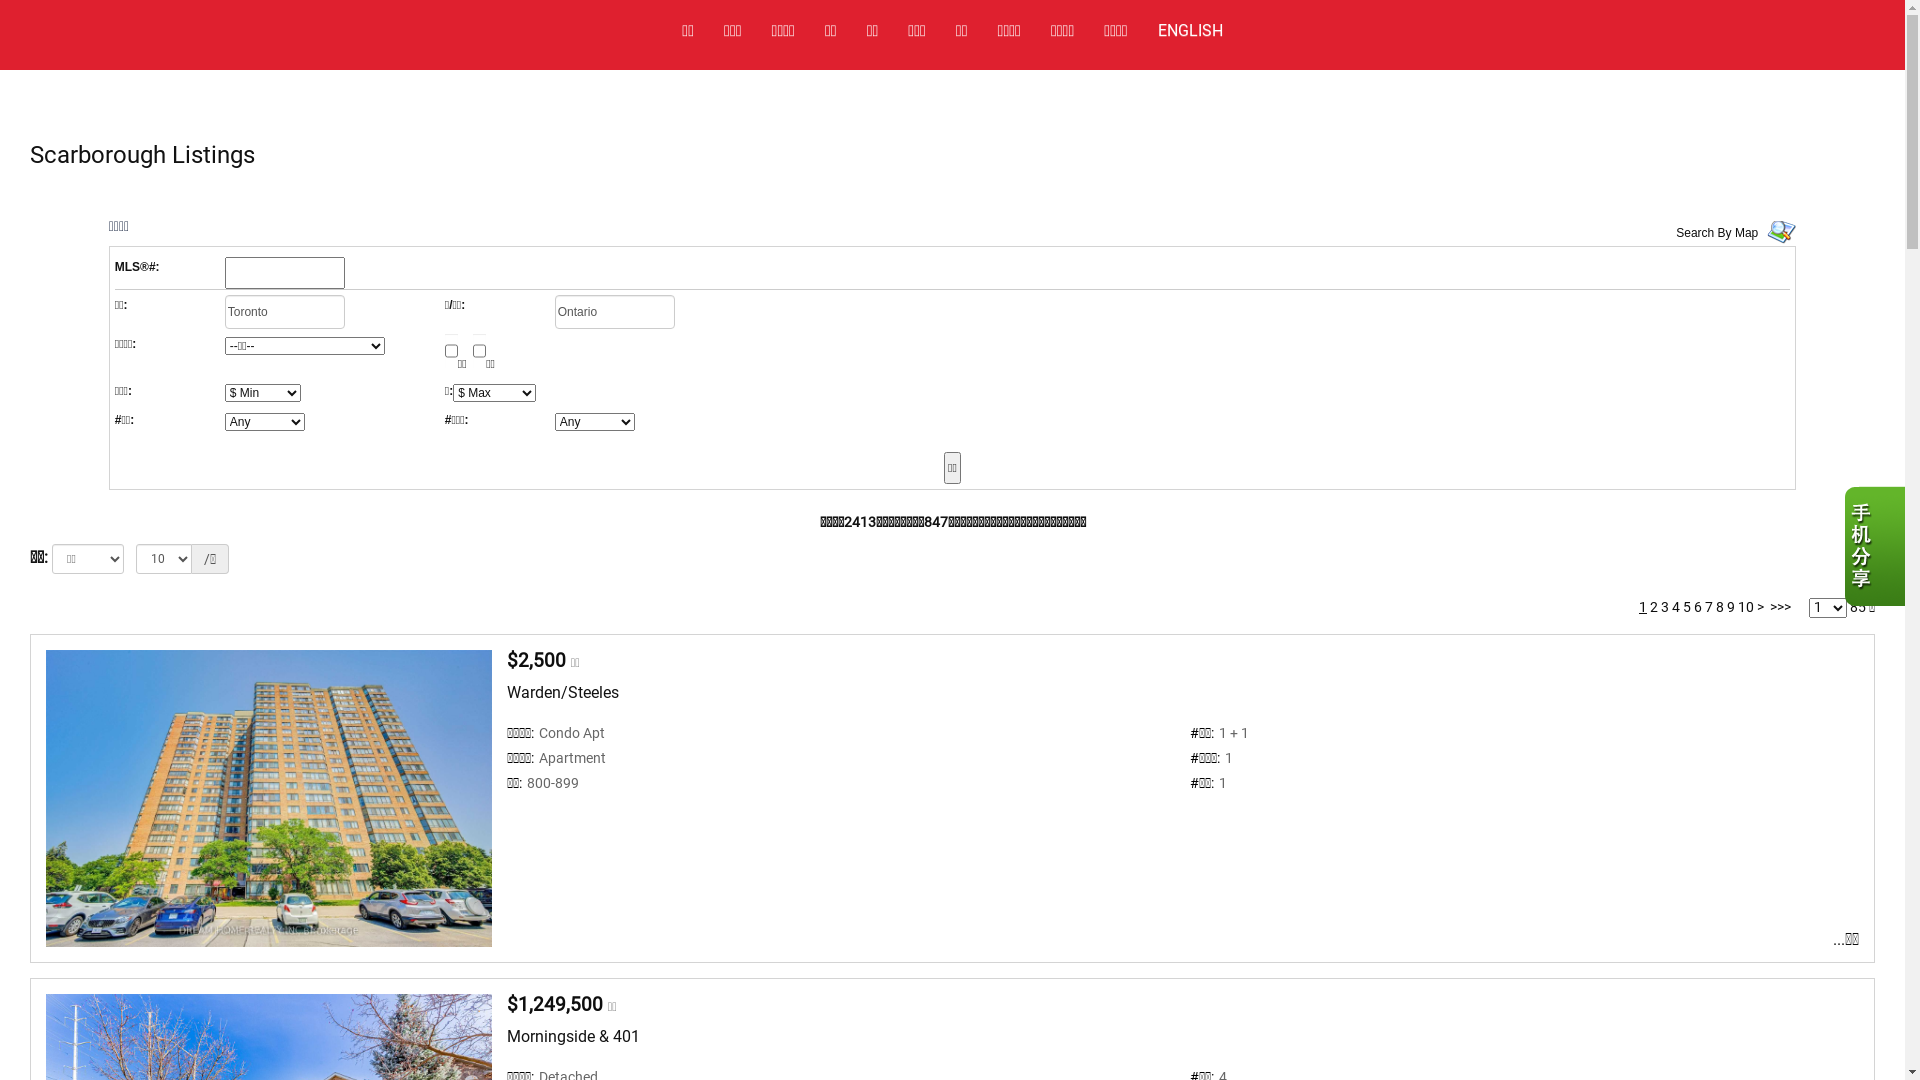  I want to click on '7', so click(1703, 605).